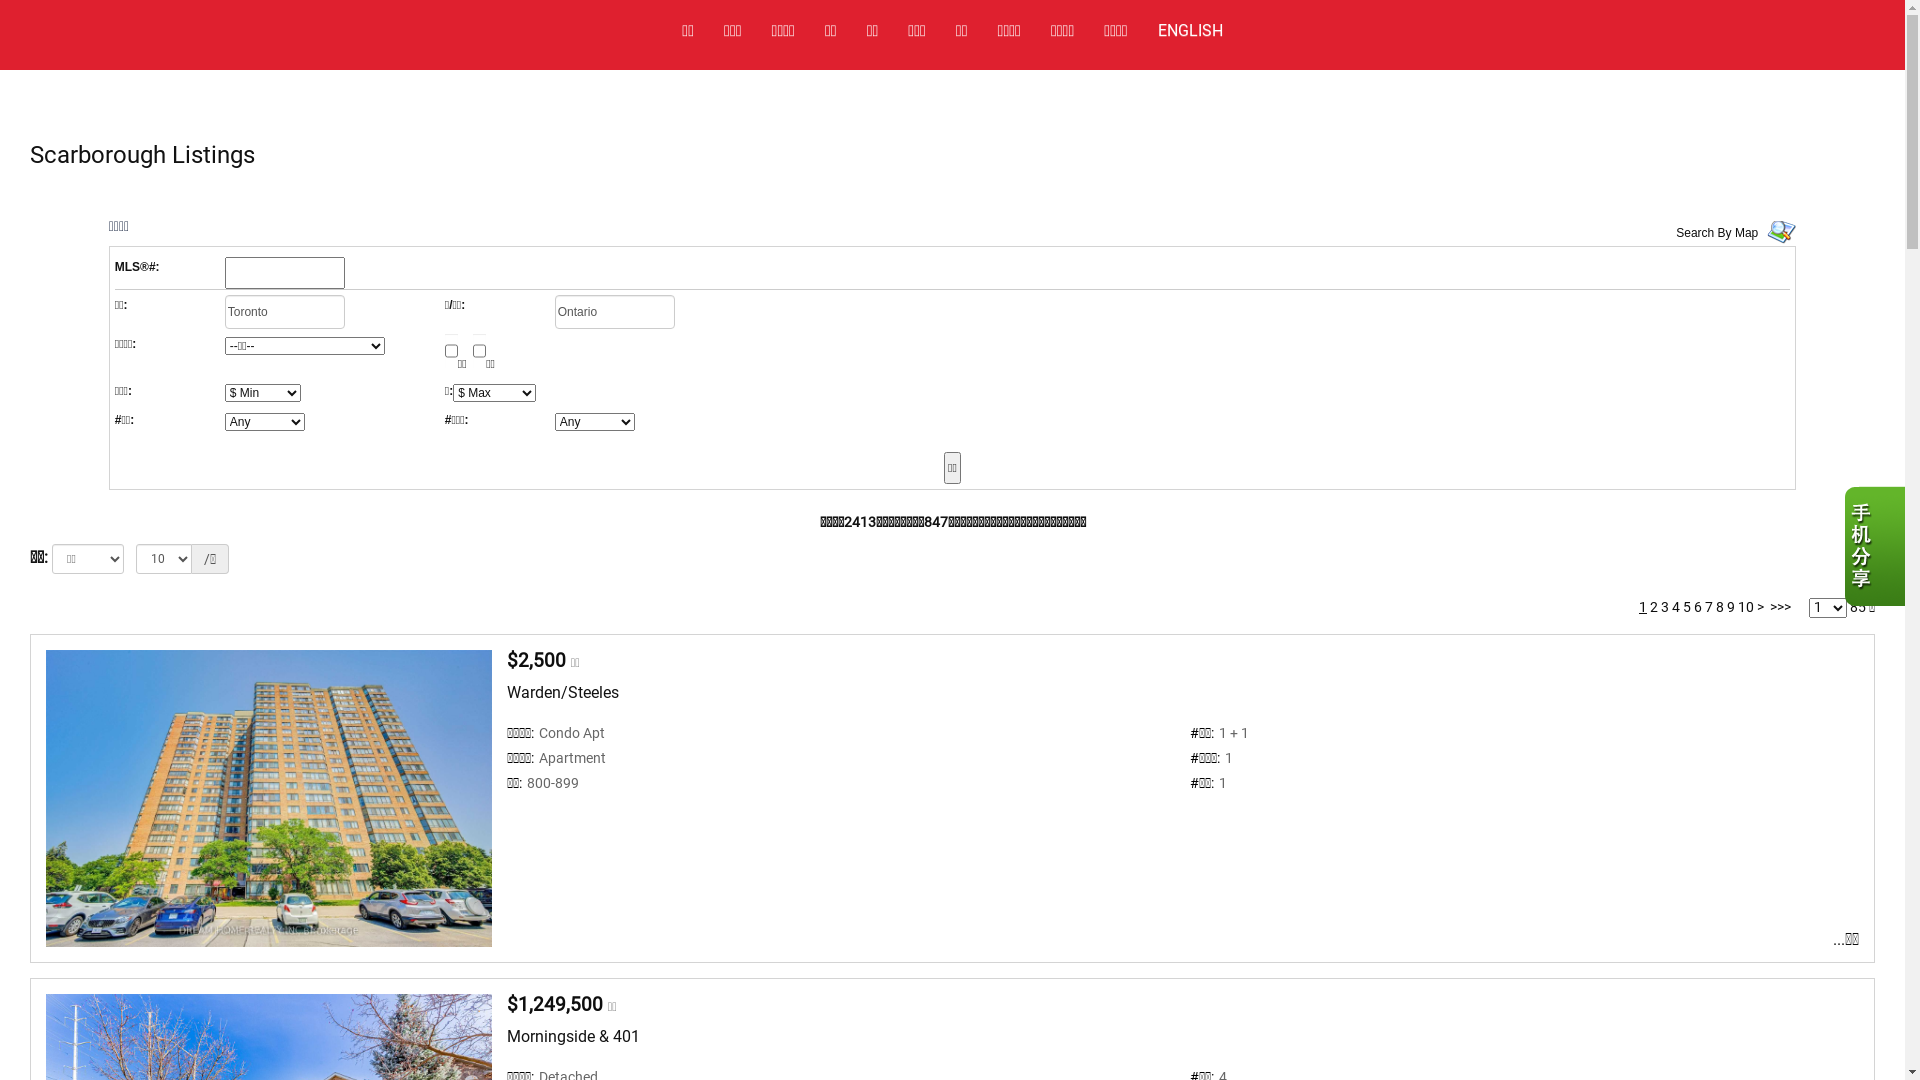  I want to click on '7', so click(1703, 605).